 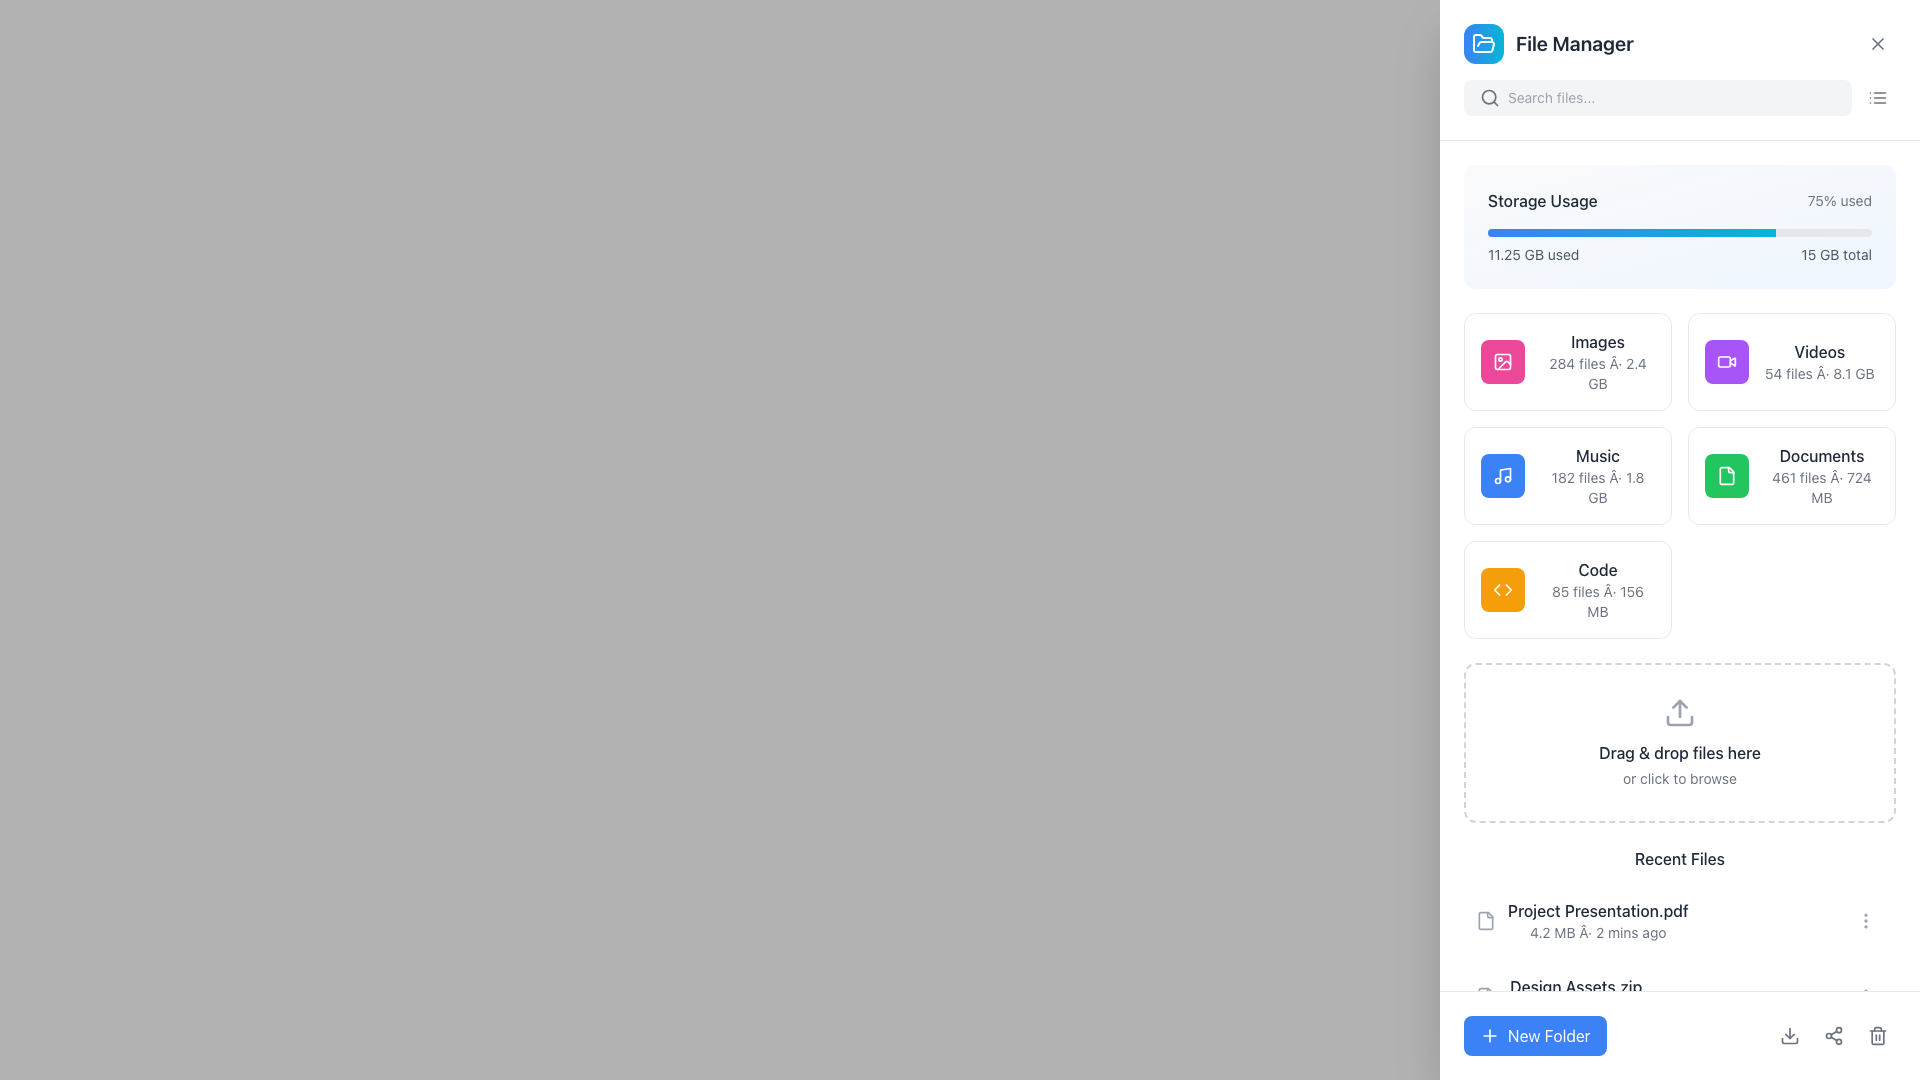 What do you see at coordinates (1833, 1035) in the screenshot?
I see `the center icon button depicting a sharing or connection symbol located at the bottom-right section of the interface` at bounding box center [1833, 1035].